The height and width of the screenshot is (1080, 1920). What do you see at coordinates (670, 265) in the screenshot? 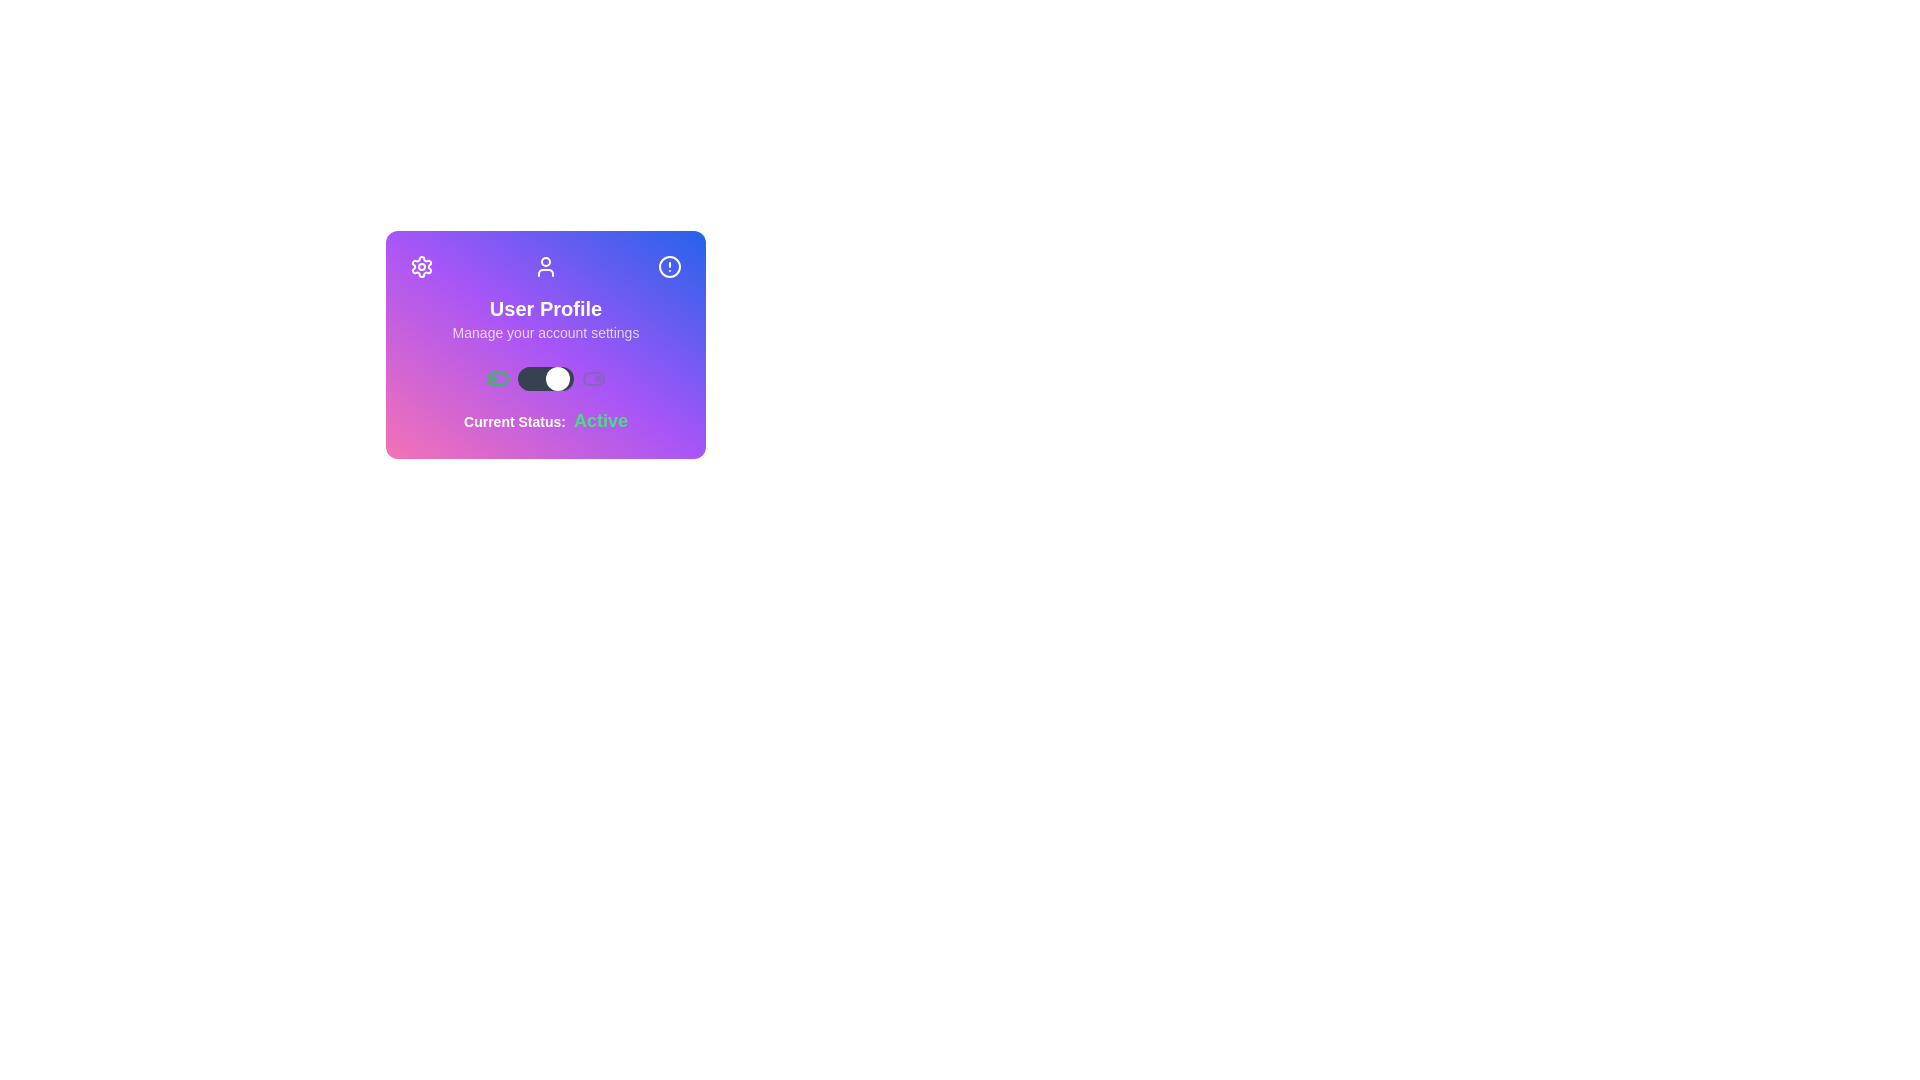
I see `the alert or notification icon` at bounding box center [670, 265].